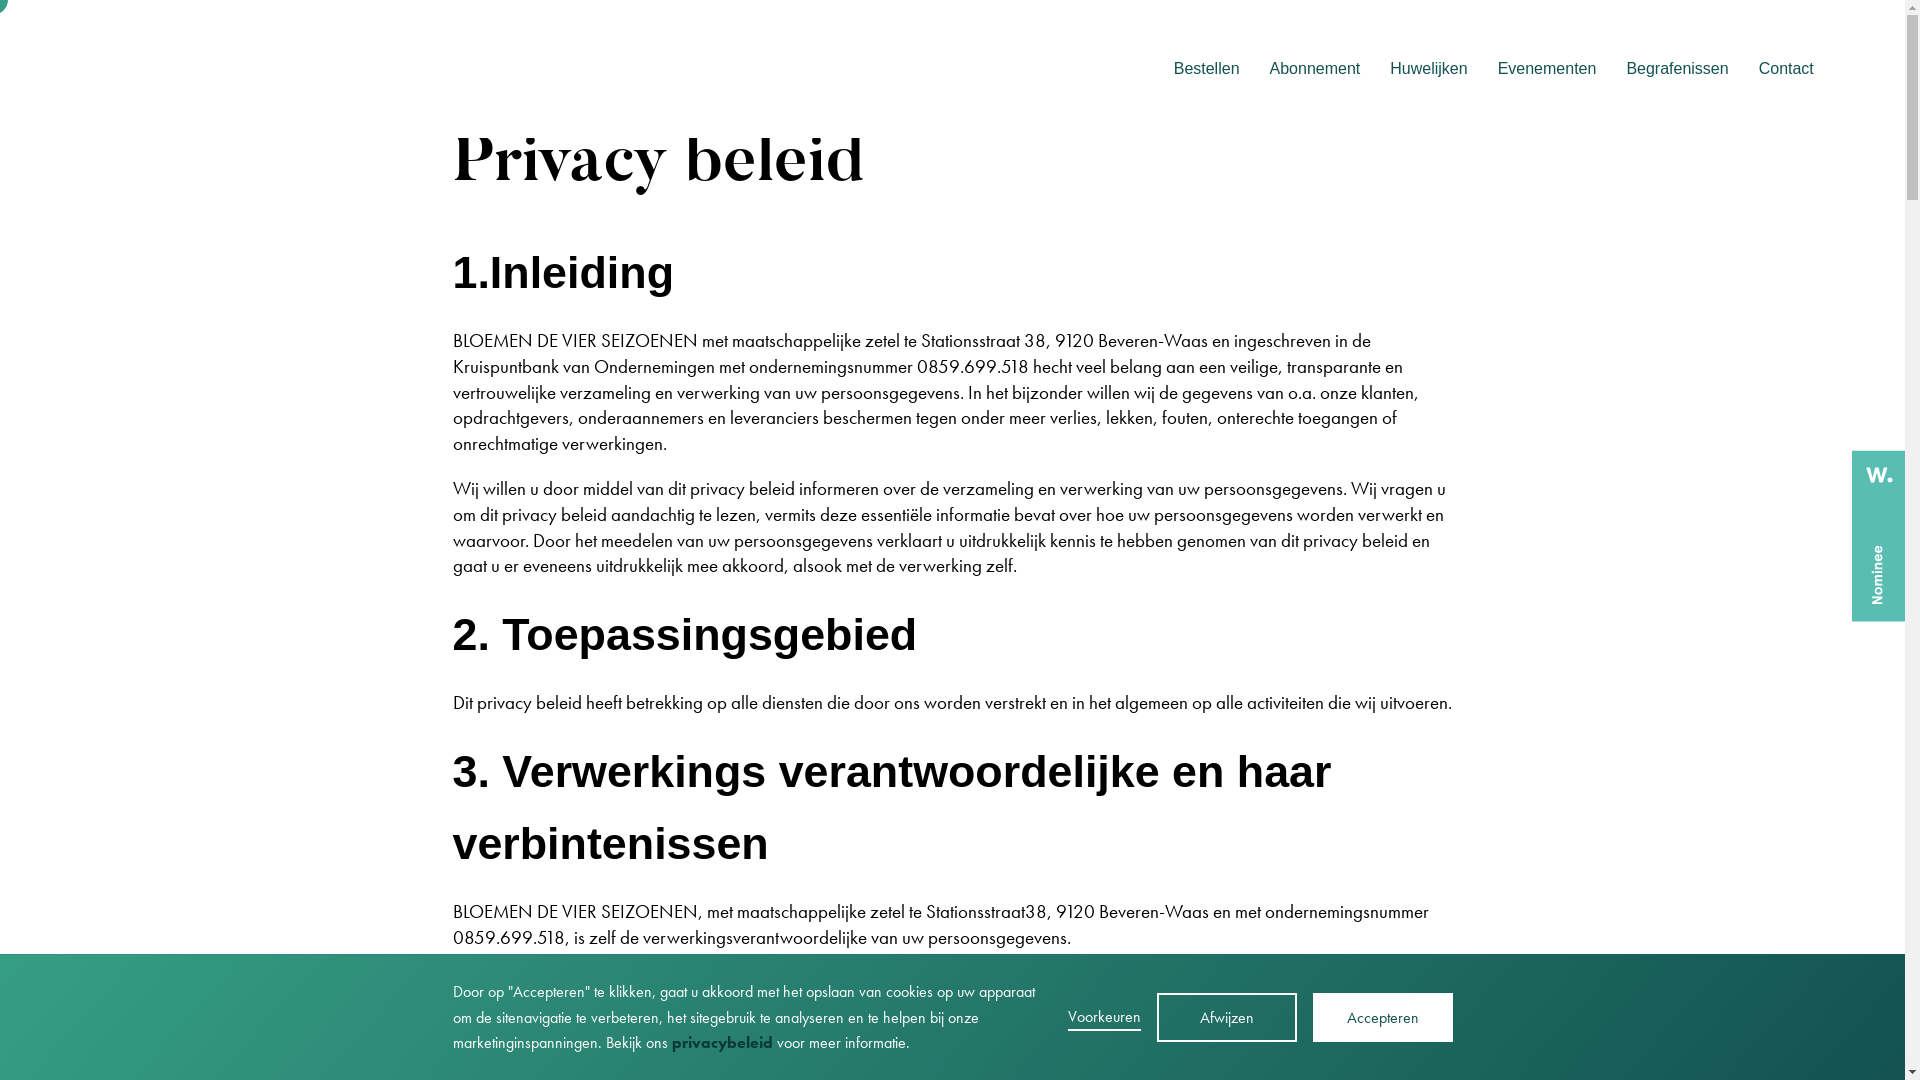 Image resolution: width=1920 pixels, height=1080 pixels. Describe the element at coordinates (1381, 1018) in the screenshot. I see `'Accepteren'` at that location.